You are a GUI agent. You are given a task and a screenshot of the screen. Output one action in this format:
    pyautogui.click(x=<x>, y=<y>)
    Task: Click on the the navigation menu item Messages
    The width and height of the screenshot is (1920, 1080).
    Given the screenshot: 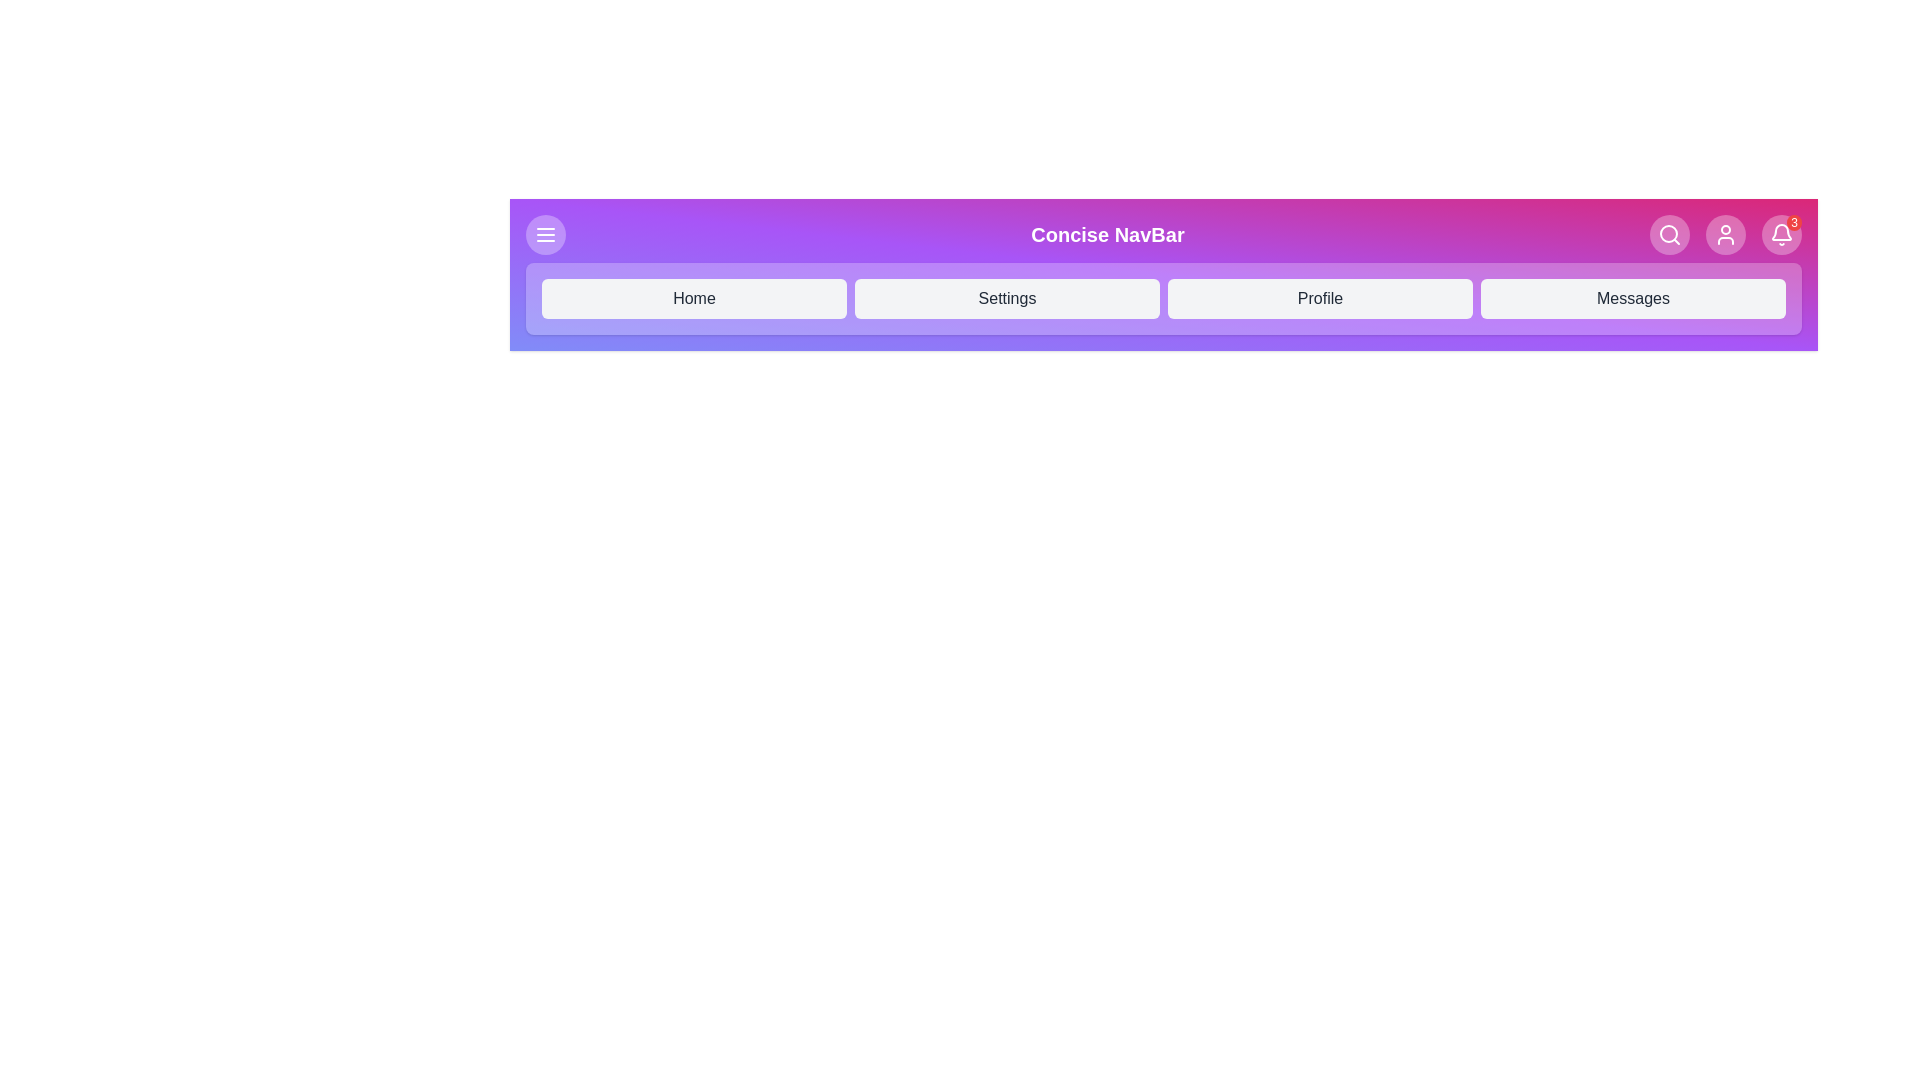 What is the action you would take?
    pyautogui.click(x=1633, y=299)
    